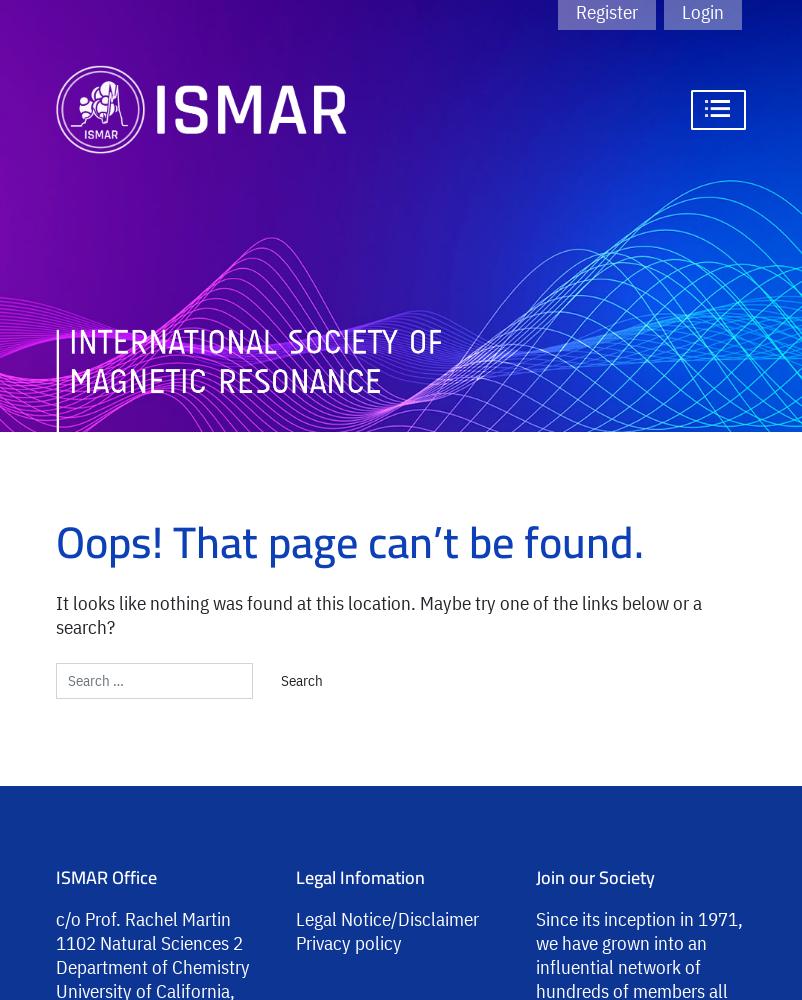 This screenshot has width=802, height=1000. I want to click on 'Login', so click(702, 12).